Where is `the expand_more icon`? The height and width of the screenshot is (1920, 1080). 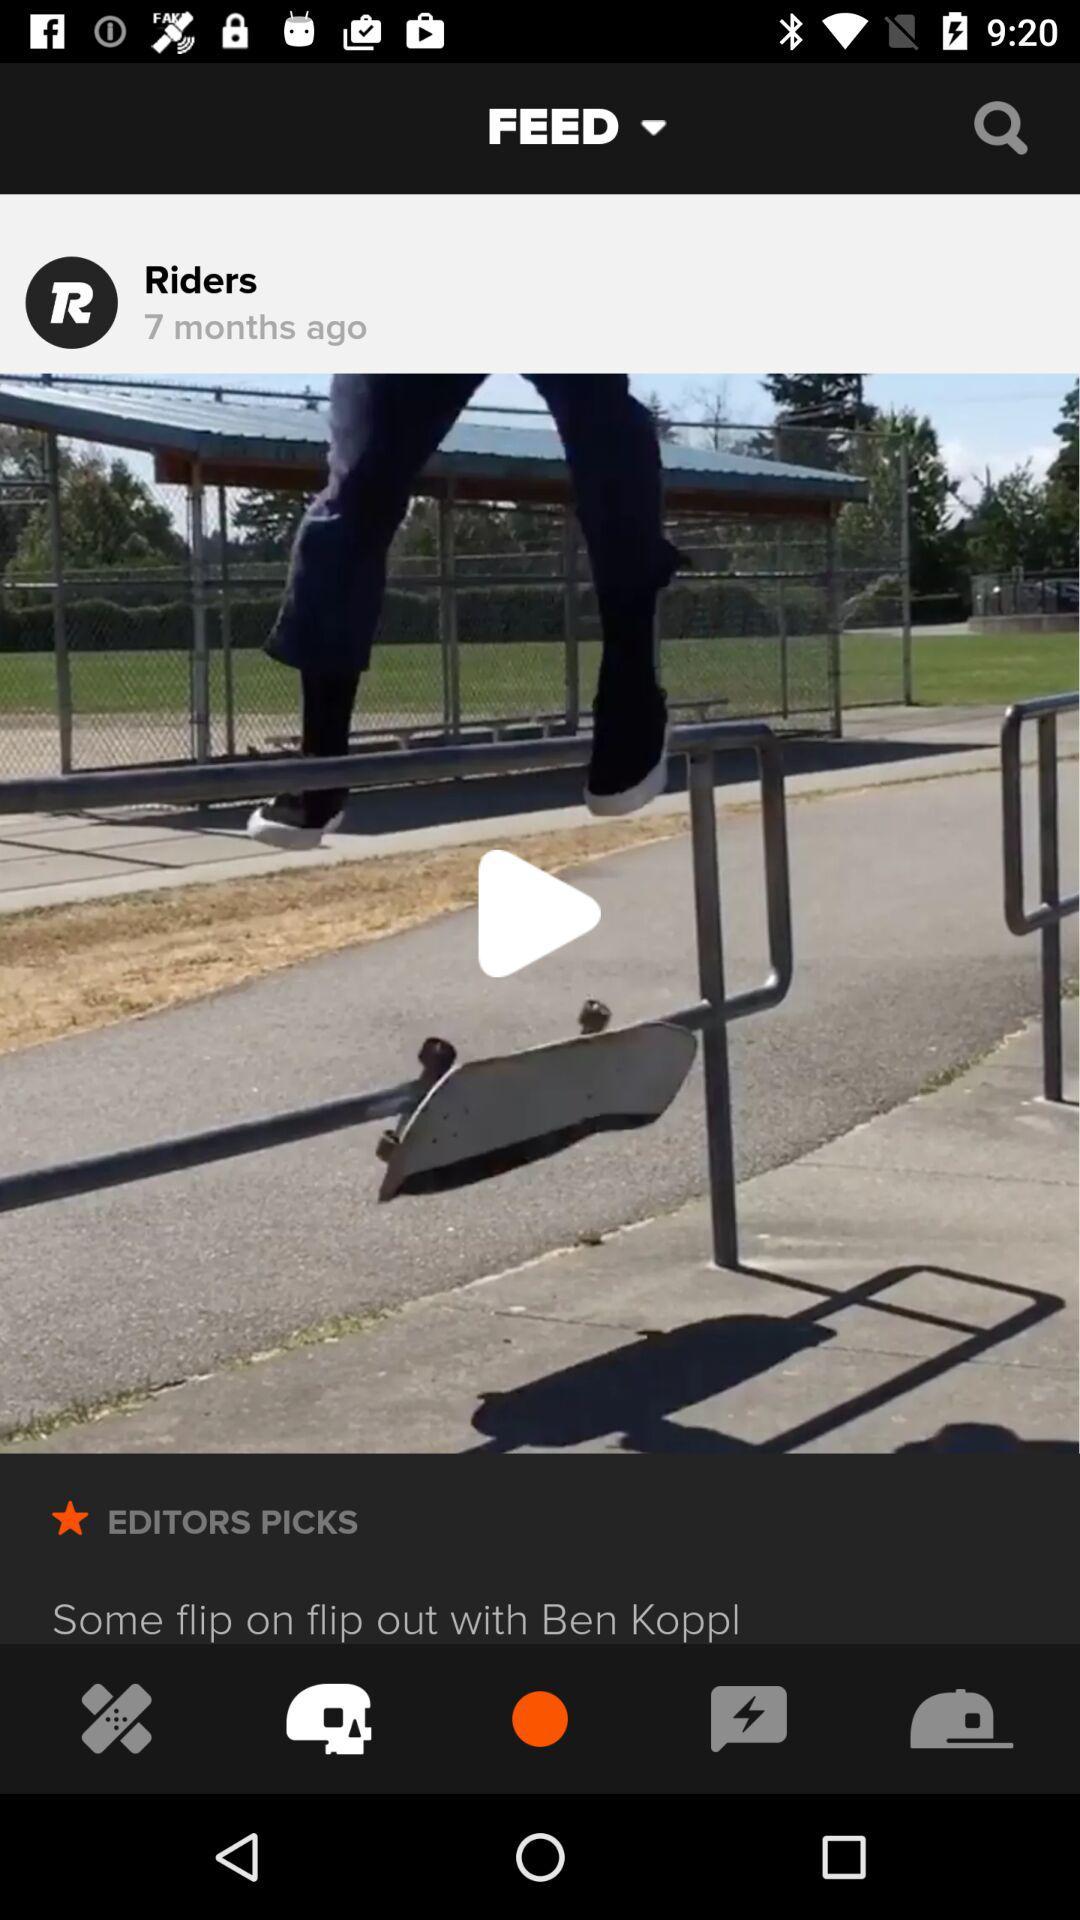
the expand_more icon is located at coordinates (669, 126).